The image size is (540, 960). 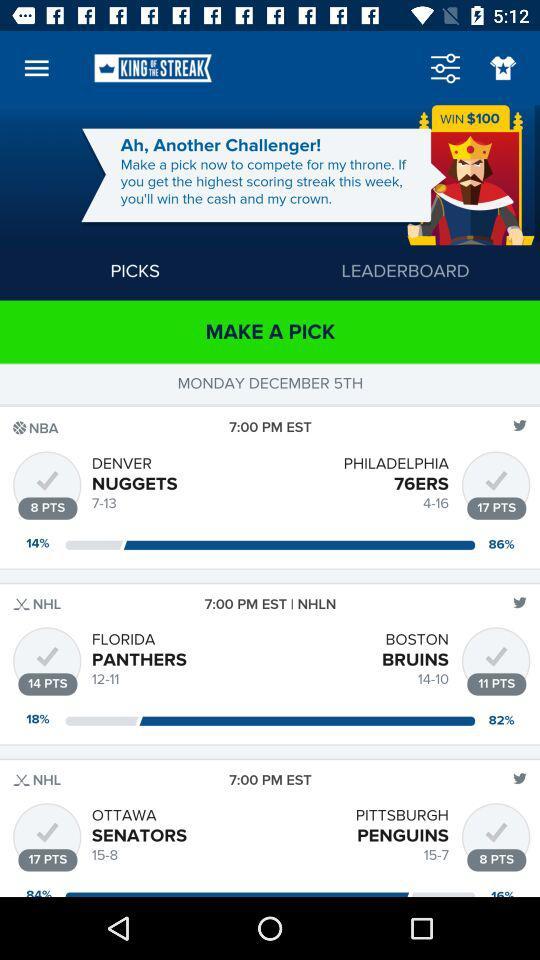 What do you see at coordinates (445, 68) in the screenshot?
I see `feature settings` at bounding box center [445, 68].